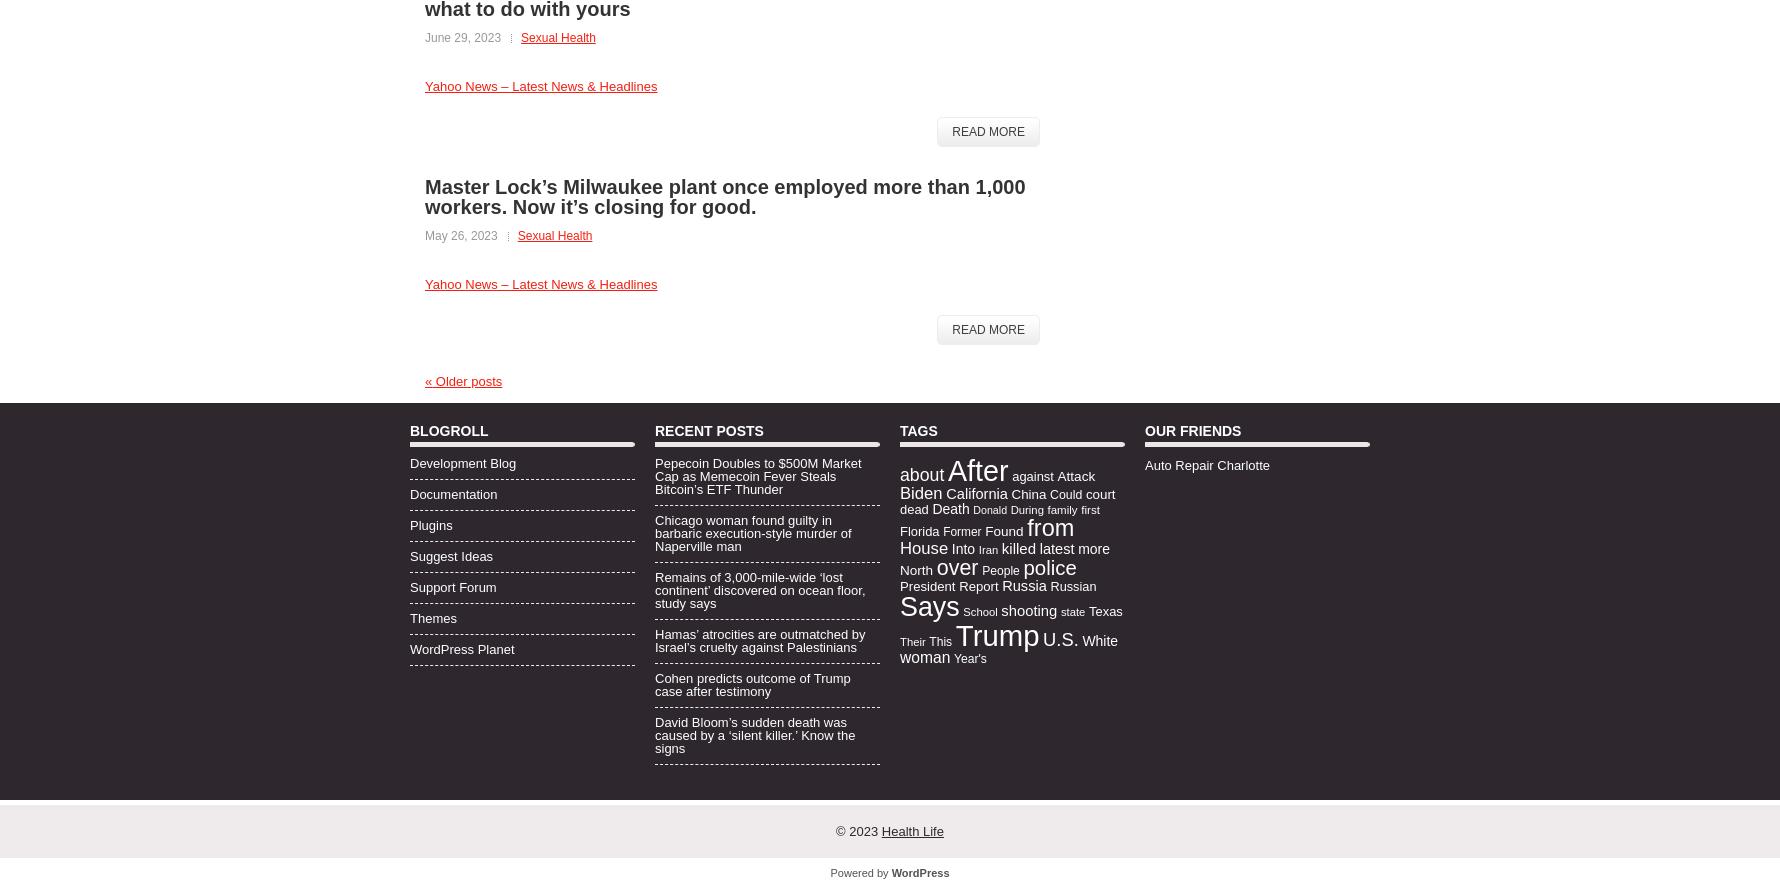 The image size is (1780, 893). I want to click on 'Biden', so click(899, 491).